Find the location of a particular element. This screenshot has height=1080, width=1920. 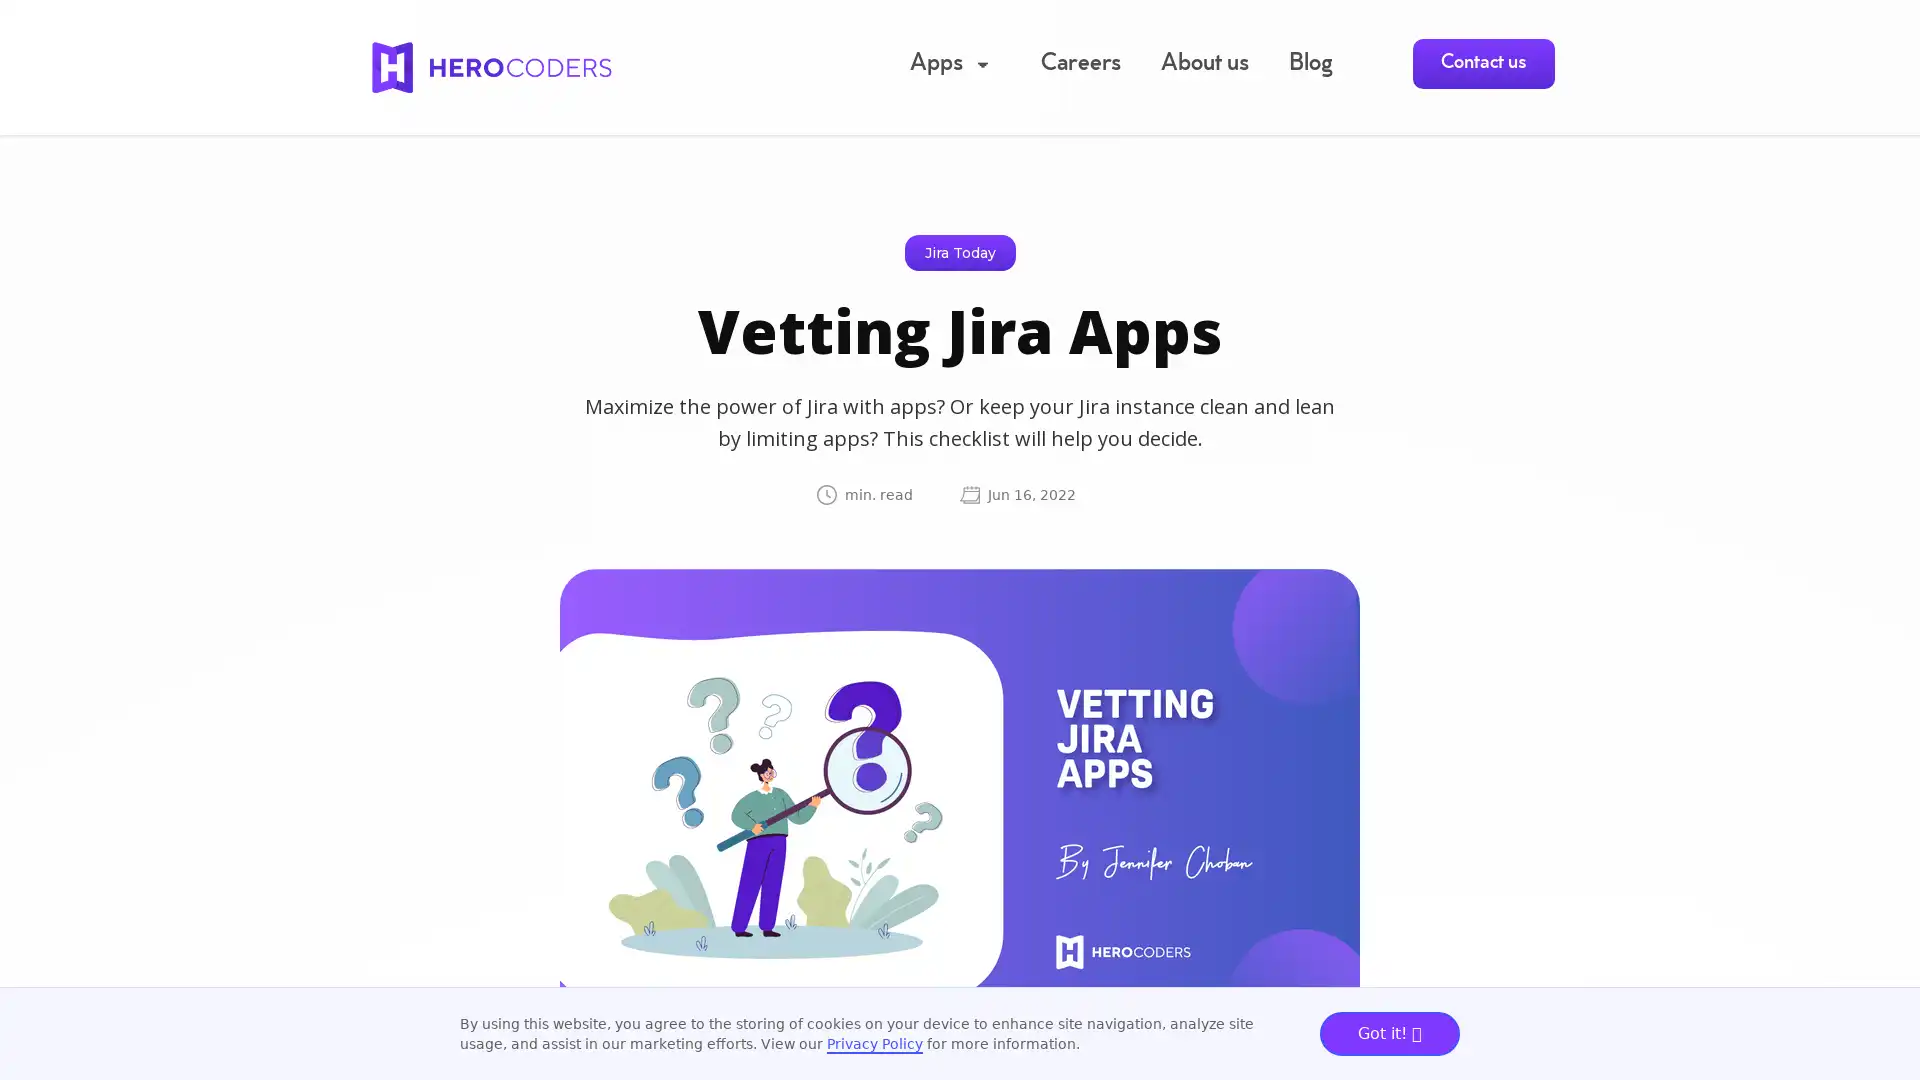

Got it! is located at coordinates (1389, 1033).